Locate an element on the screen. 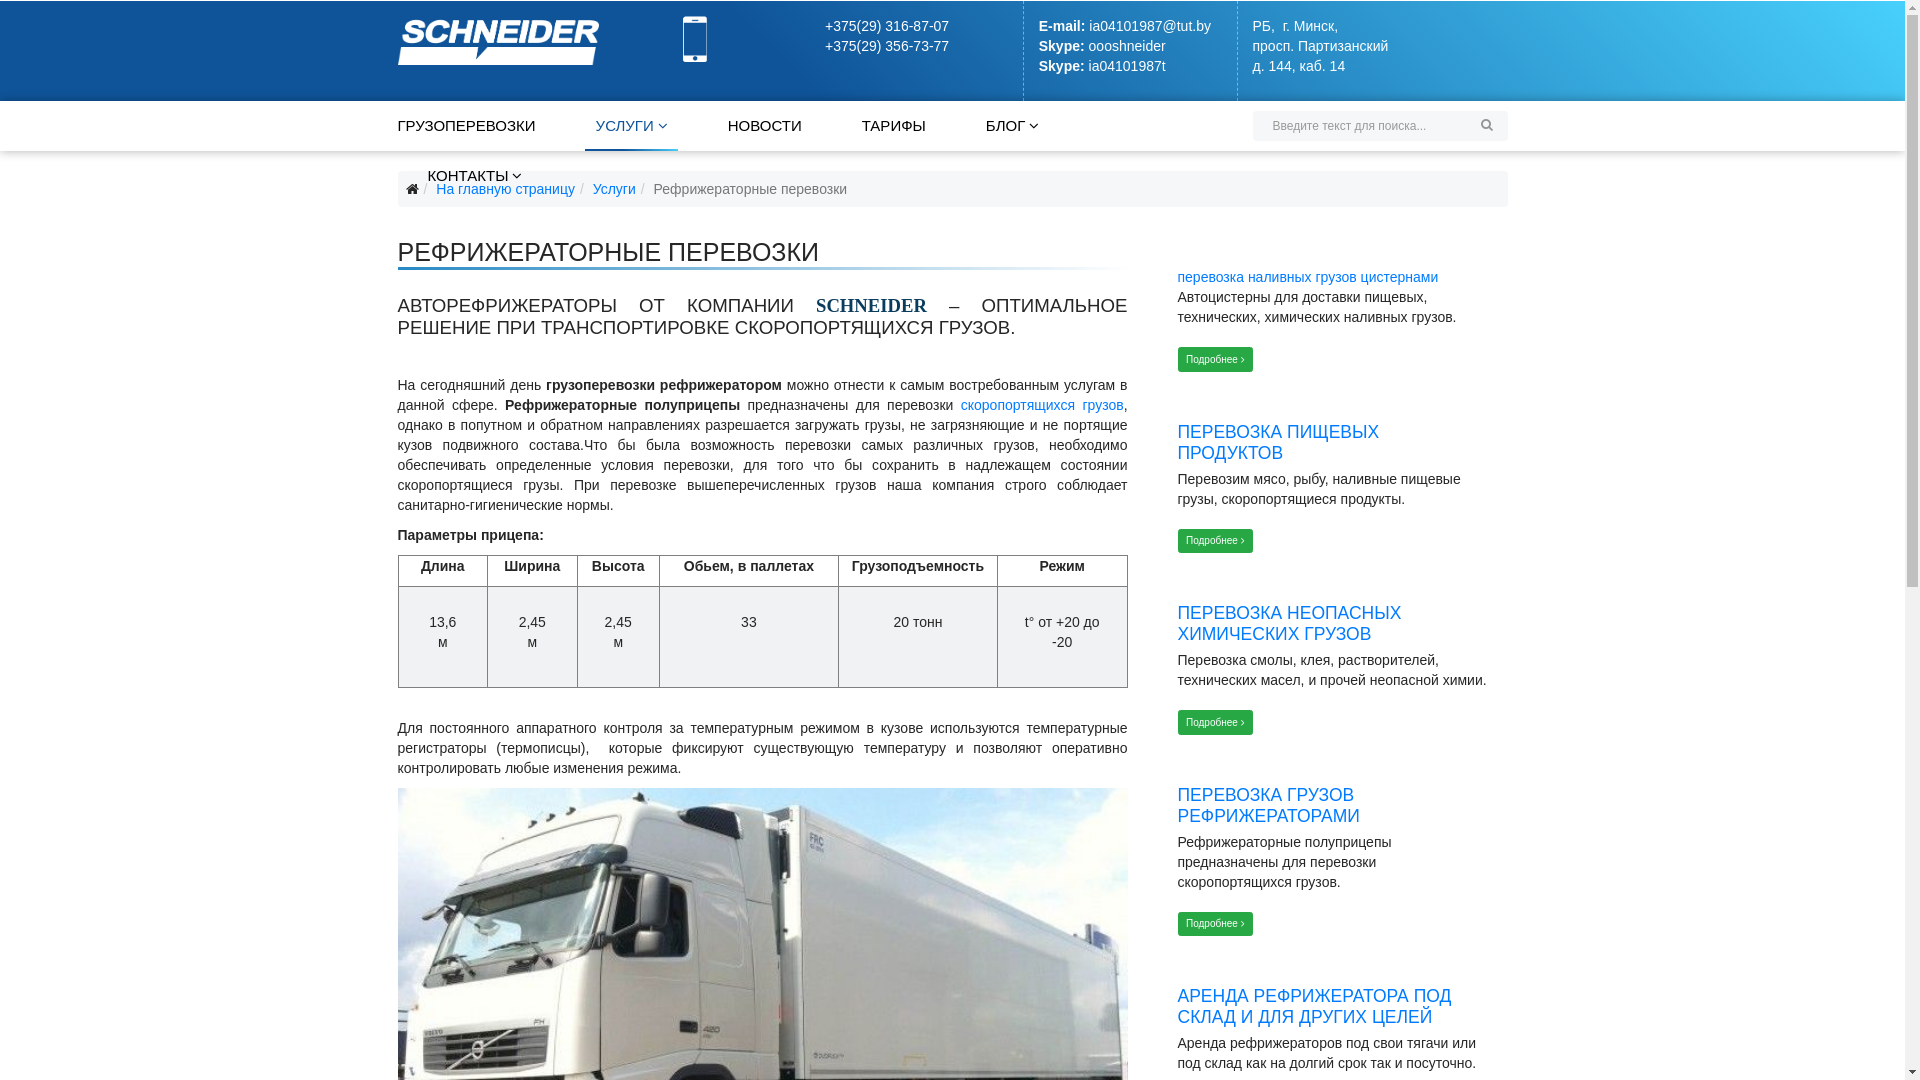  '+375(29) 316-87-07' is located at coordinates (886, 26).